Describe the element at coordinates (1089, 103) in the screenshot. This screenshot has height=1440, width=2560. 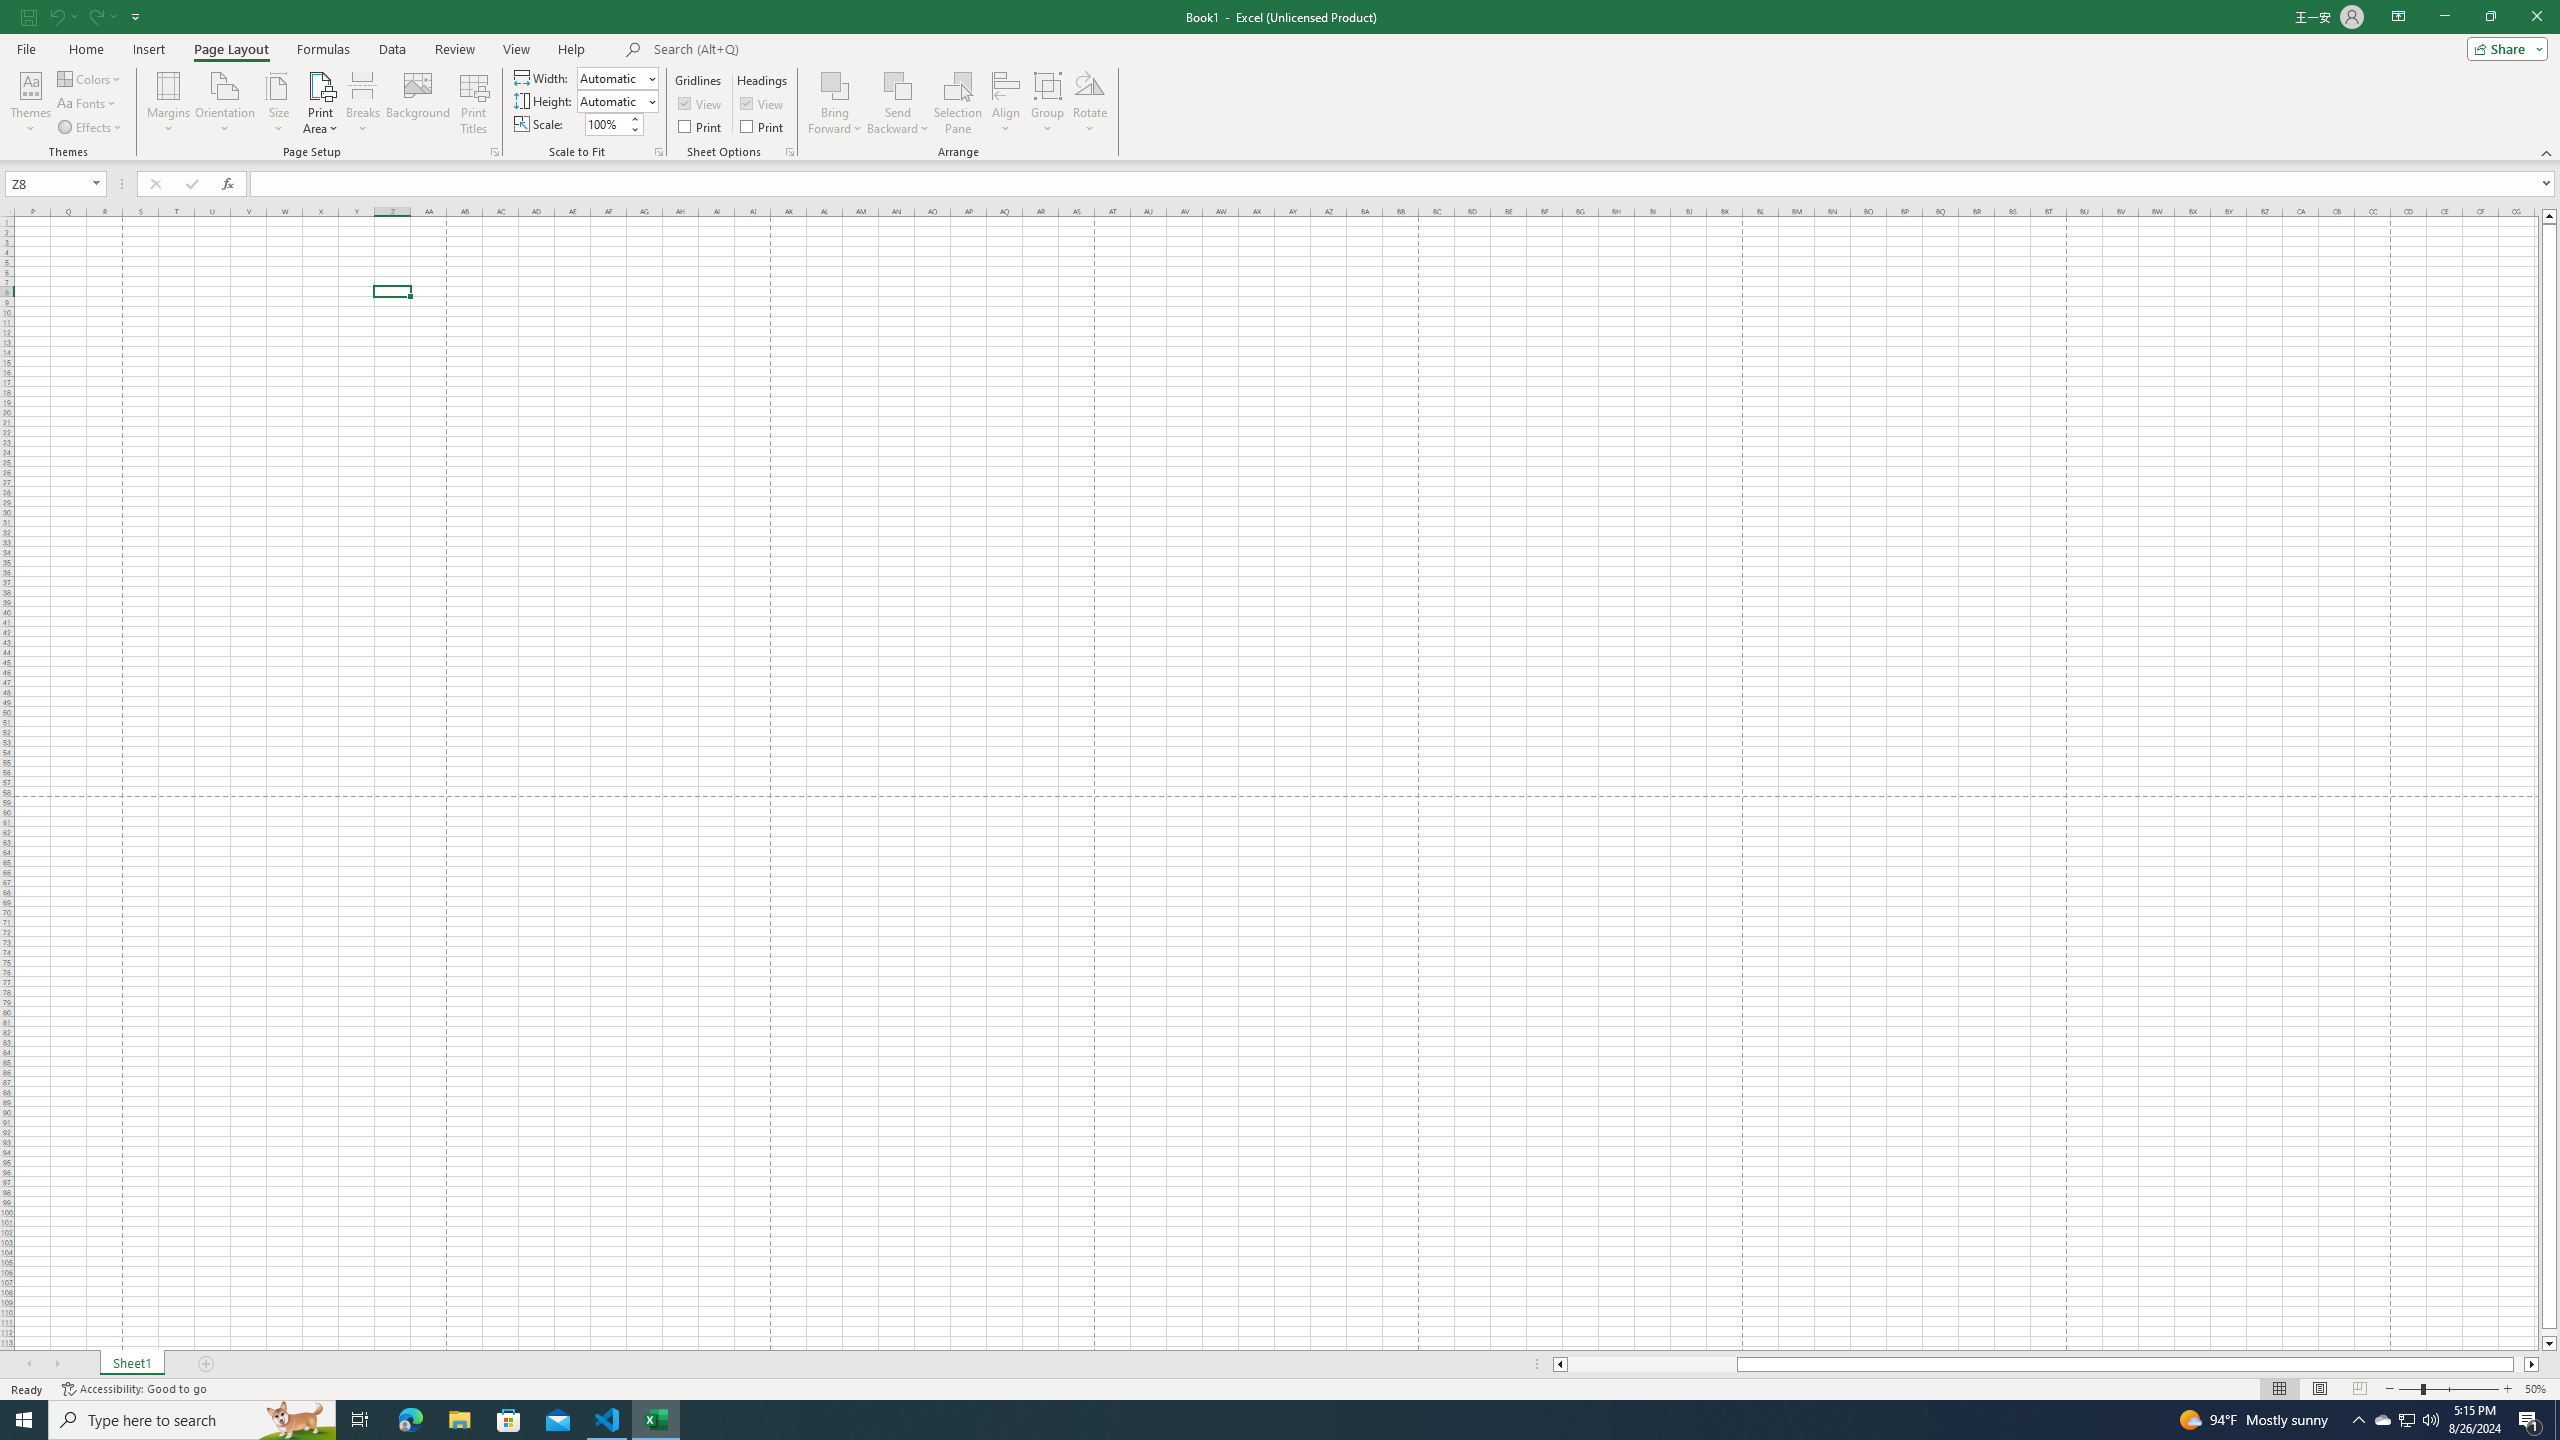
I see `'Rotate'` at that location.